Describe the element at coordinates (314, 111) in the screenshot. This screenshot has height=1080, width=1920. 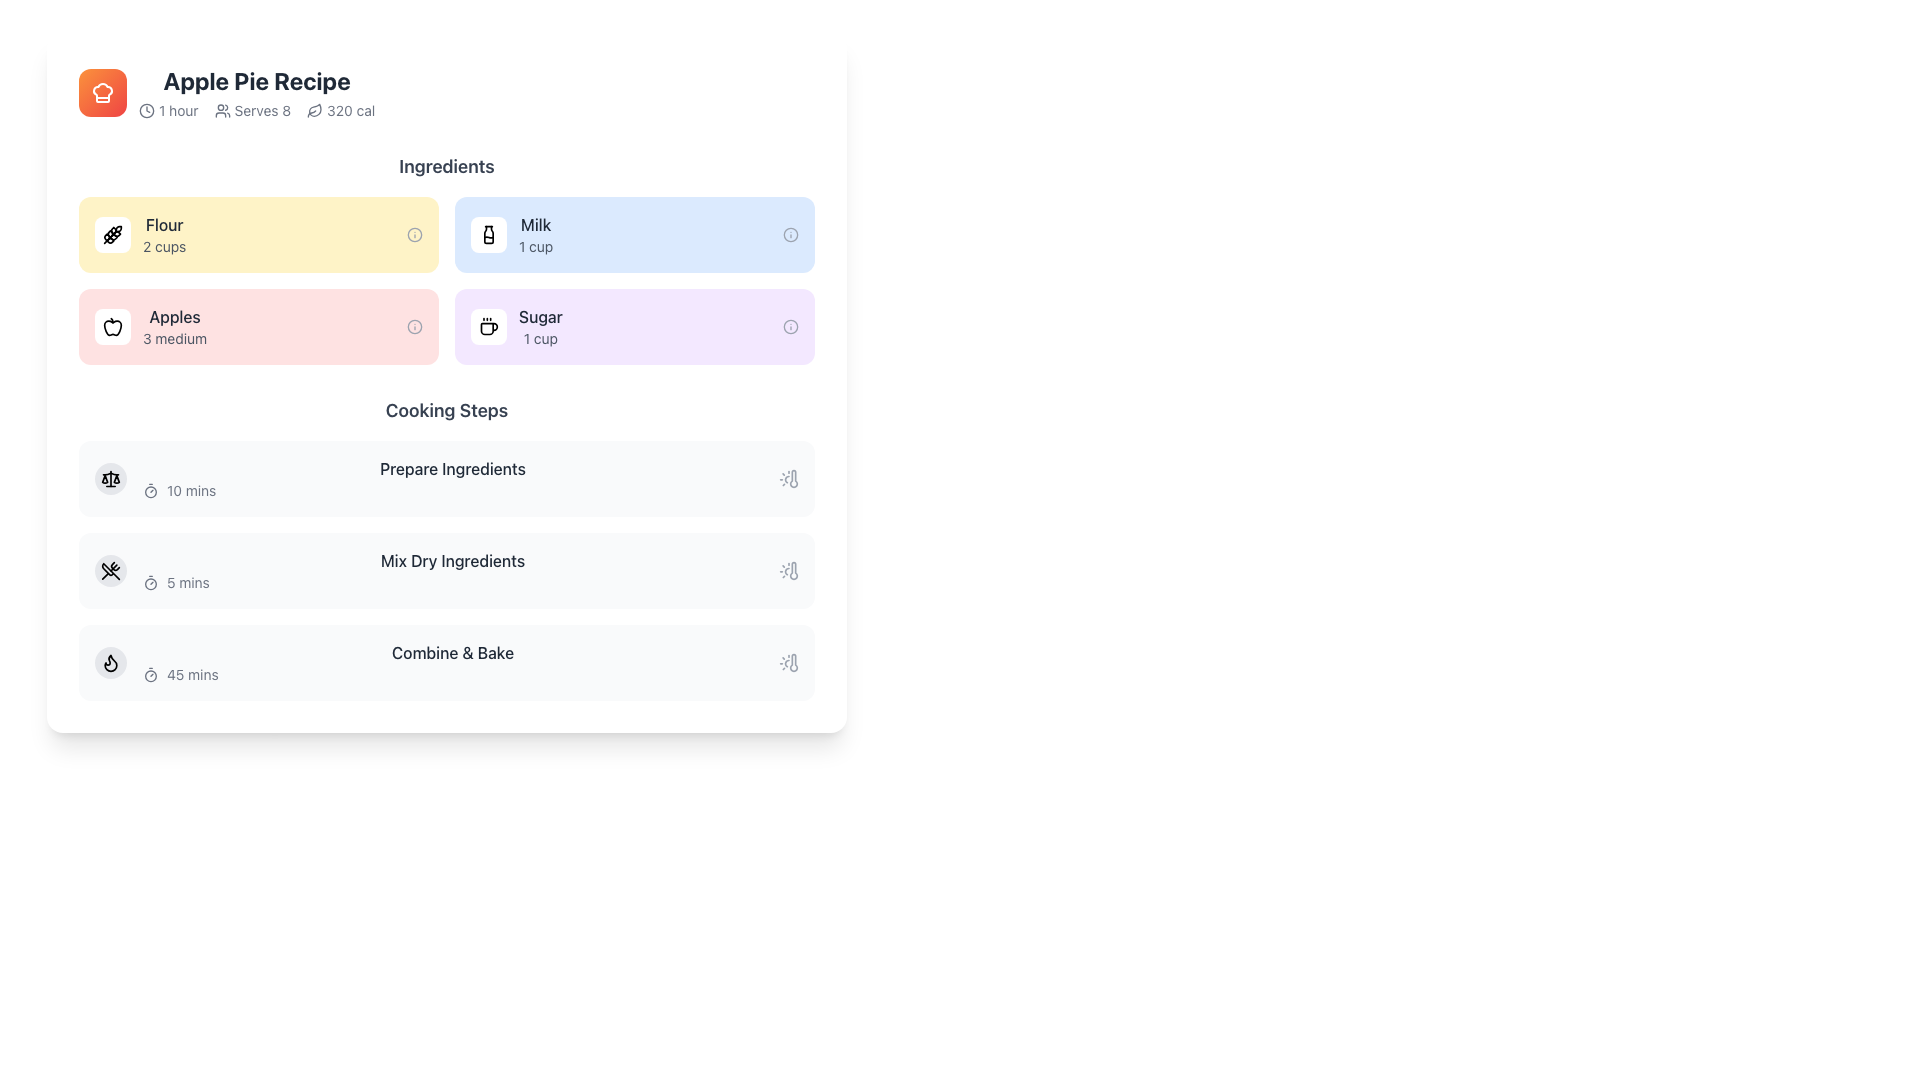
I see `leaf-shaped icon located to the left of the '320 cal' text in the top-right section of the recipe card header` at that location.